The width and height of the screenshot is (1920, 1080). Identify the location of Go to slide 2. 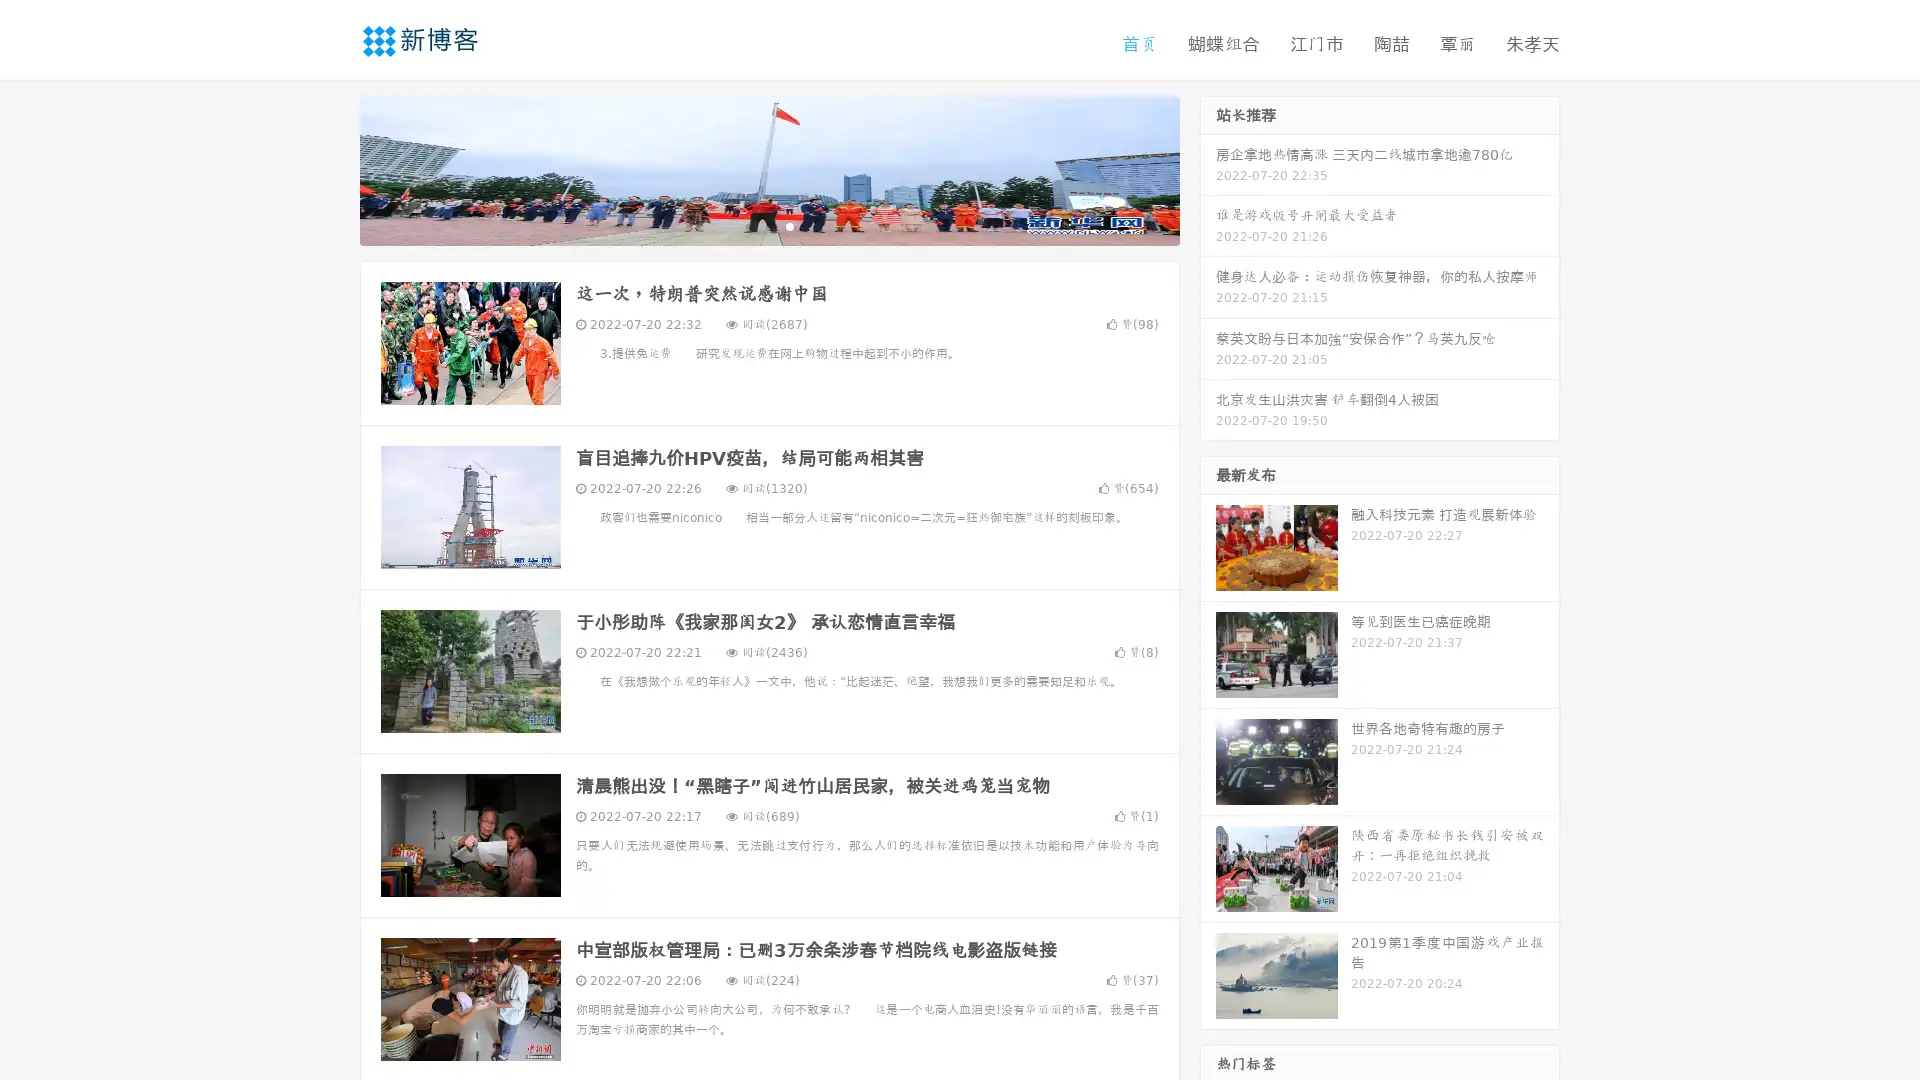
(768, 225).